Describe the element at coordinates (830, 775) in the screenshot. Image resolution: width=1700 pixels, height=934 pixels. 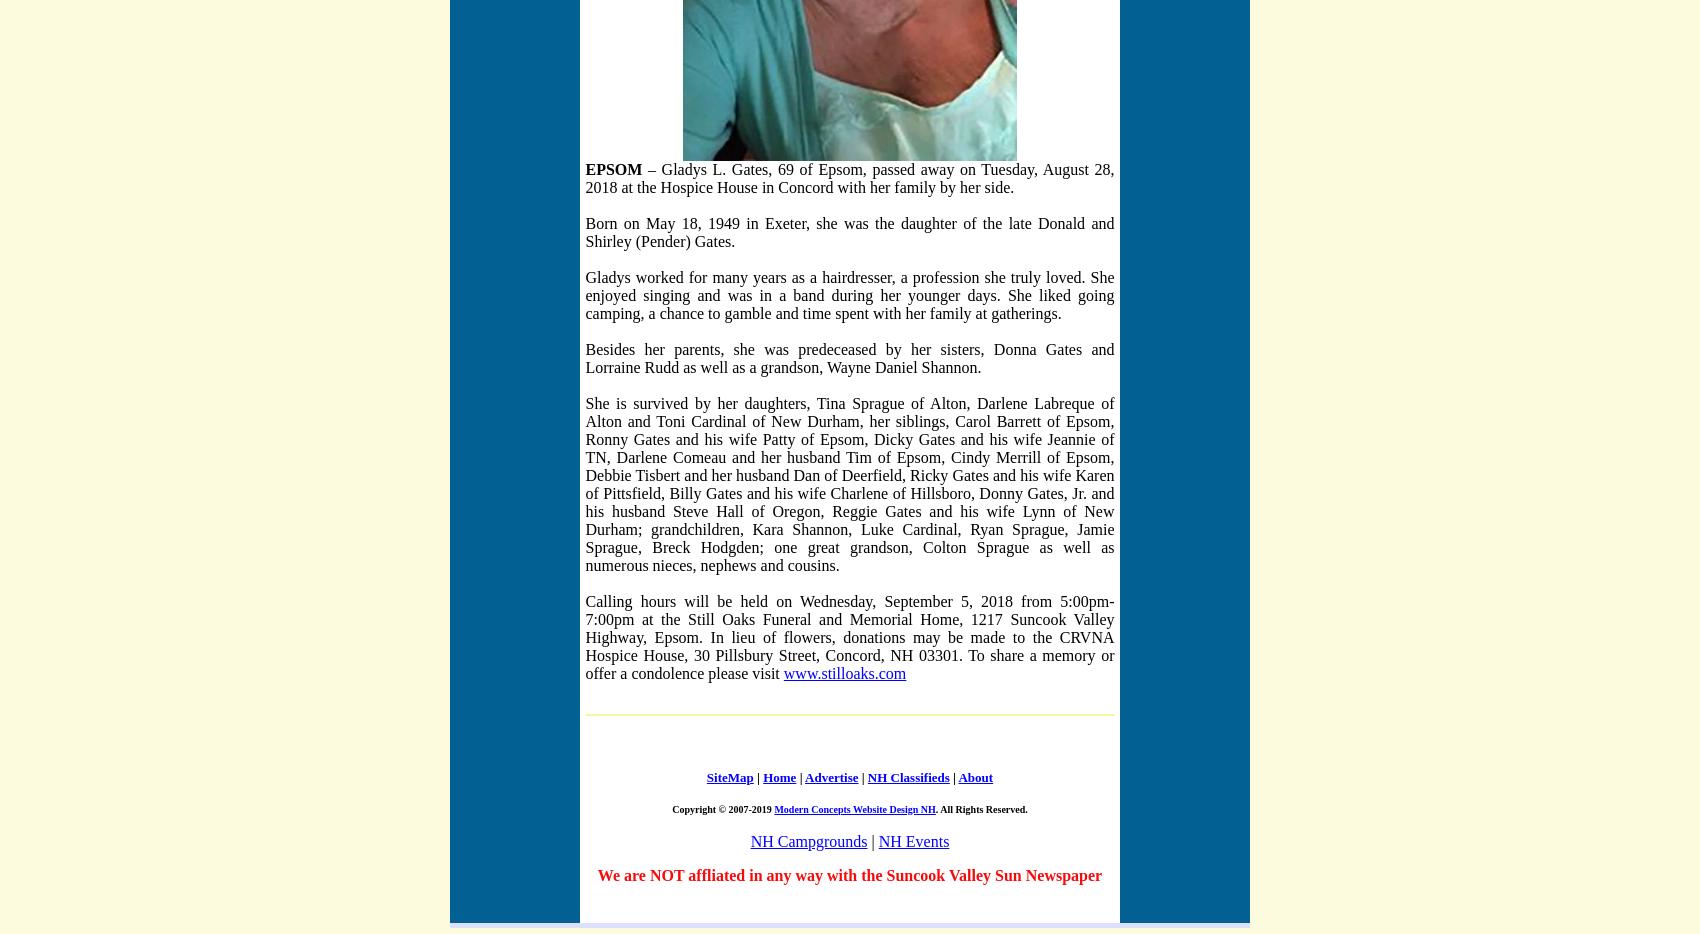
I see `'Advertise'` at that location.